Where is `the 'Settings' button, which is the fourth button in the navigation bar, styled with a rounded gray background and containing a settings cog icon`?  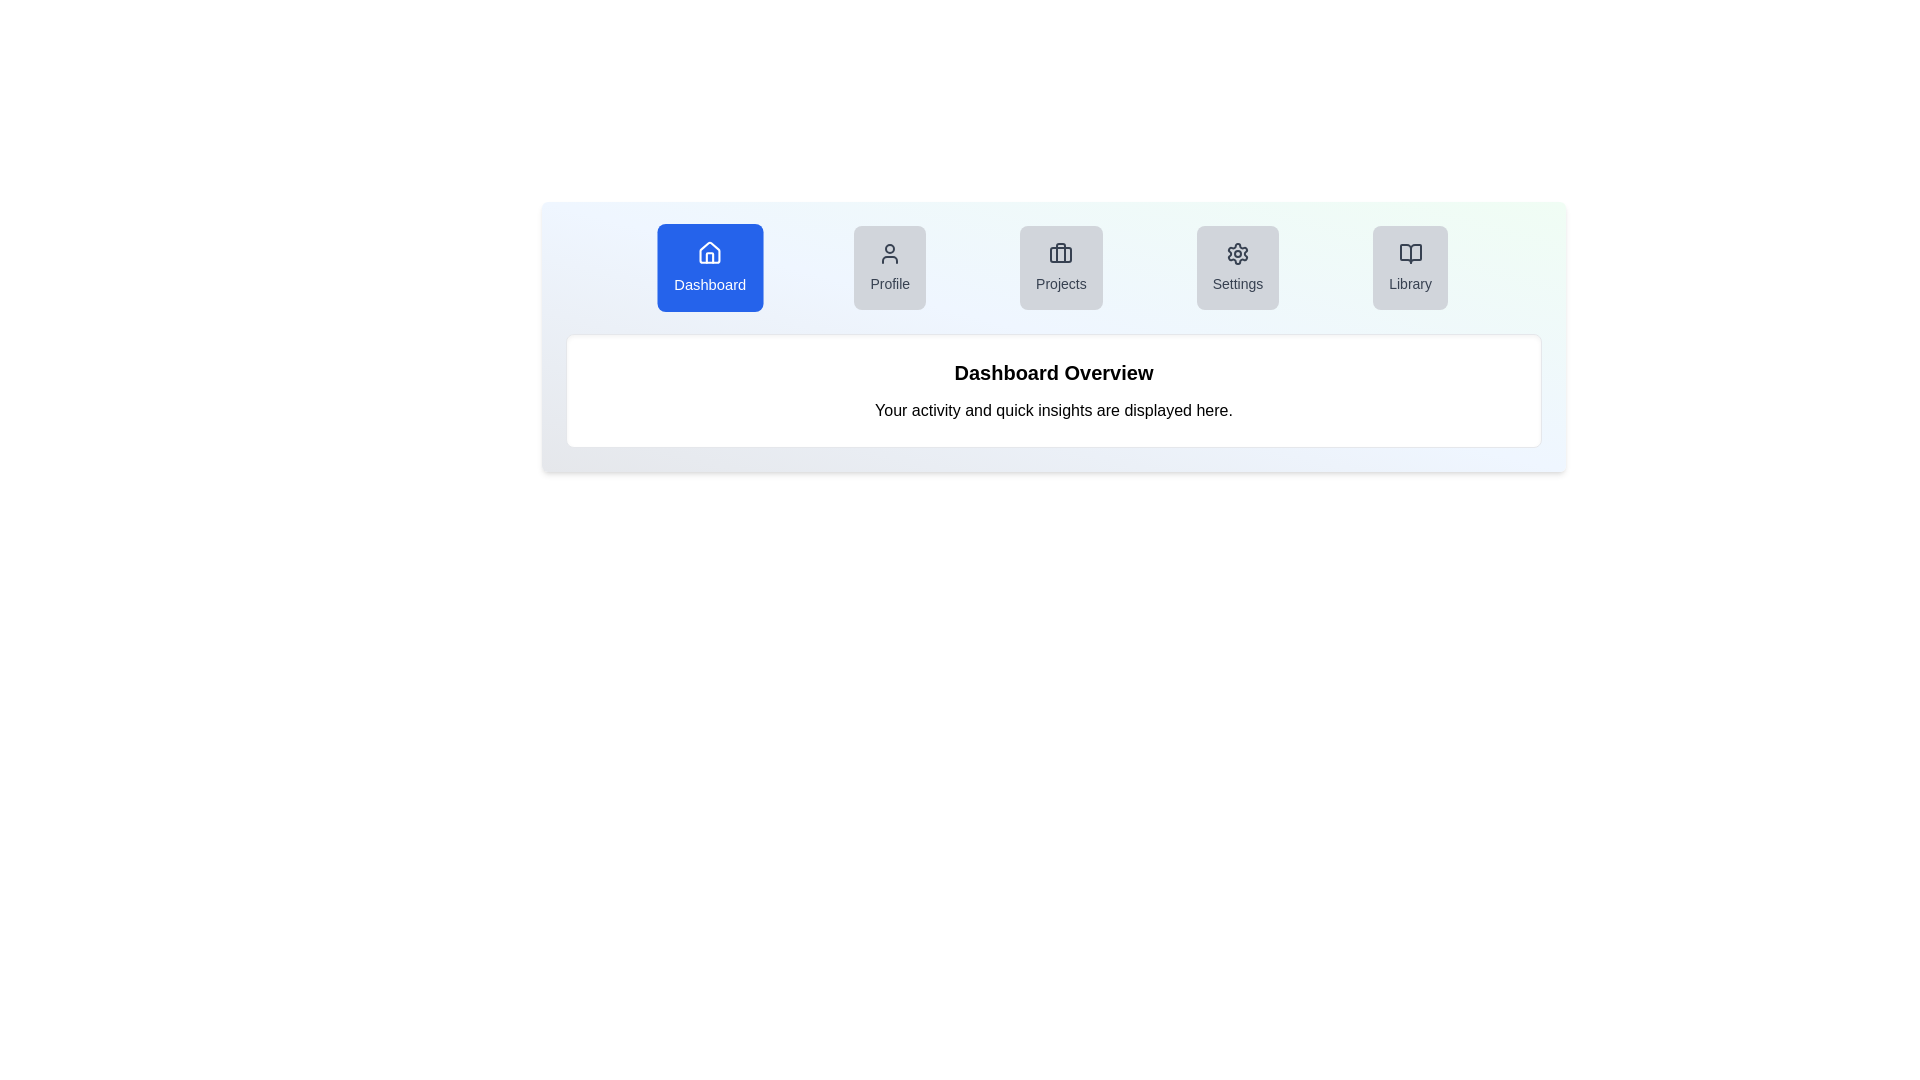
the 'Settings' button, which is the fourth button in the navigation bar, styled with a rounded gray background and containing a settings cog icon is located at coordinates (1237, 266).